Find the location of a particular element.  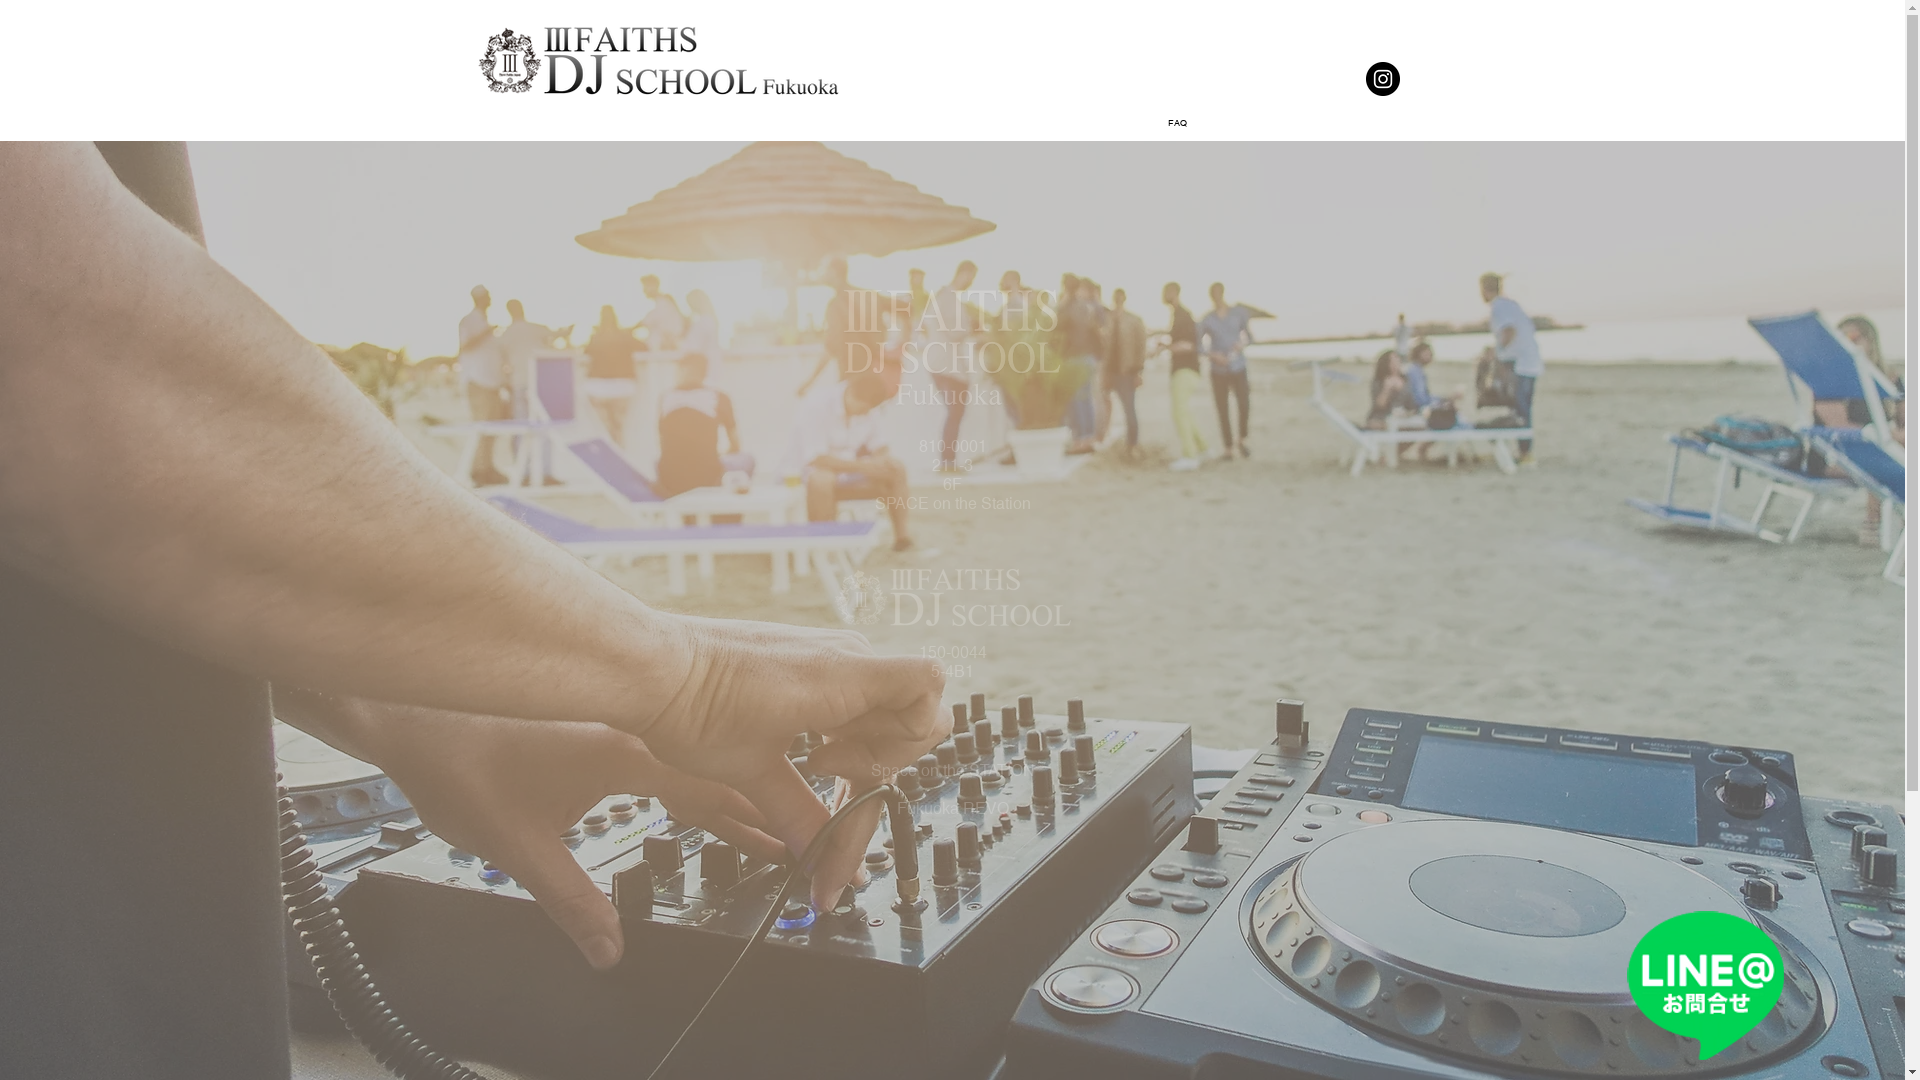

'FAQ' is located at coordinates (1122, 123).